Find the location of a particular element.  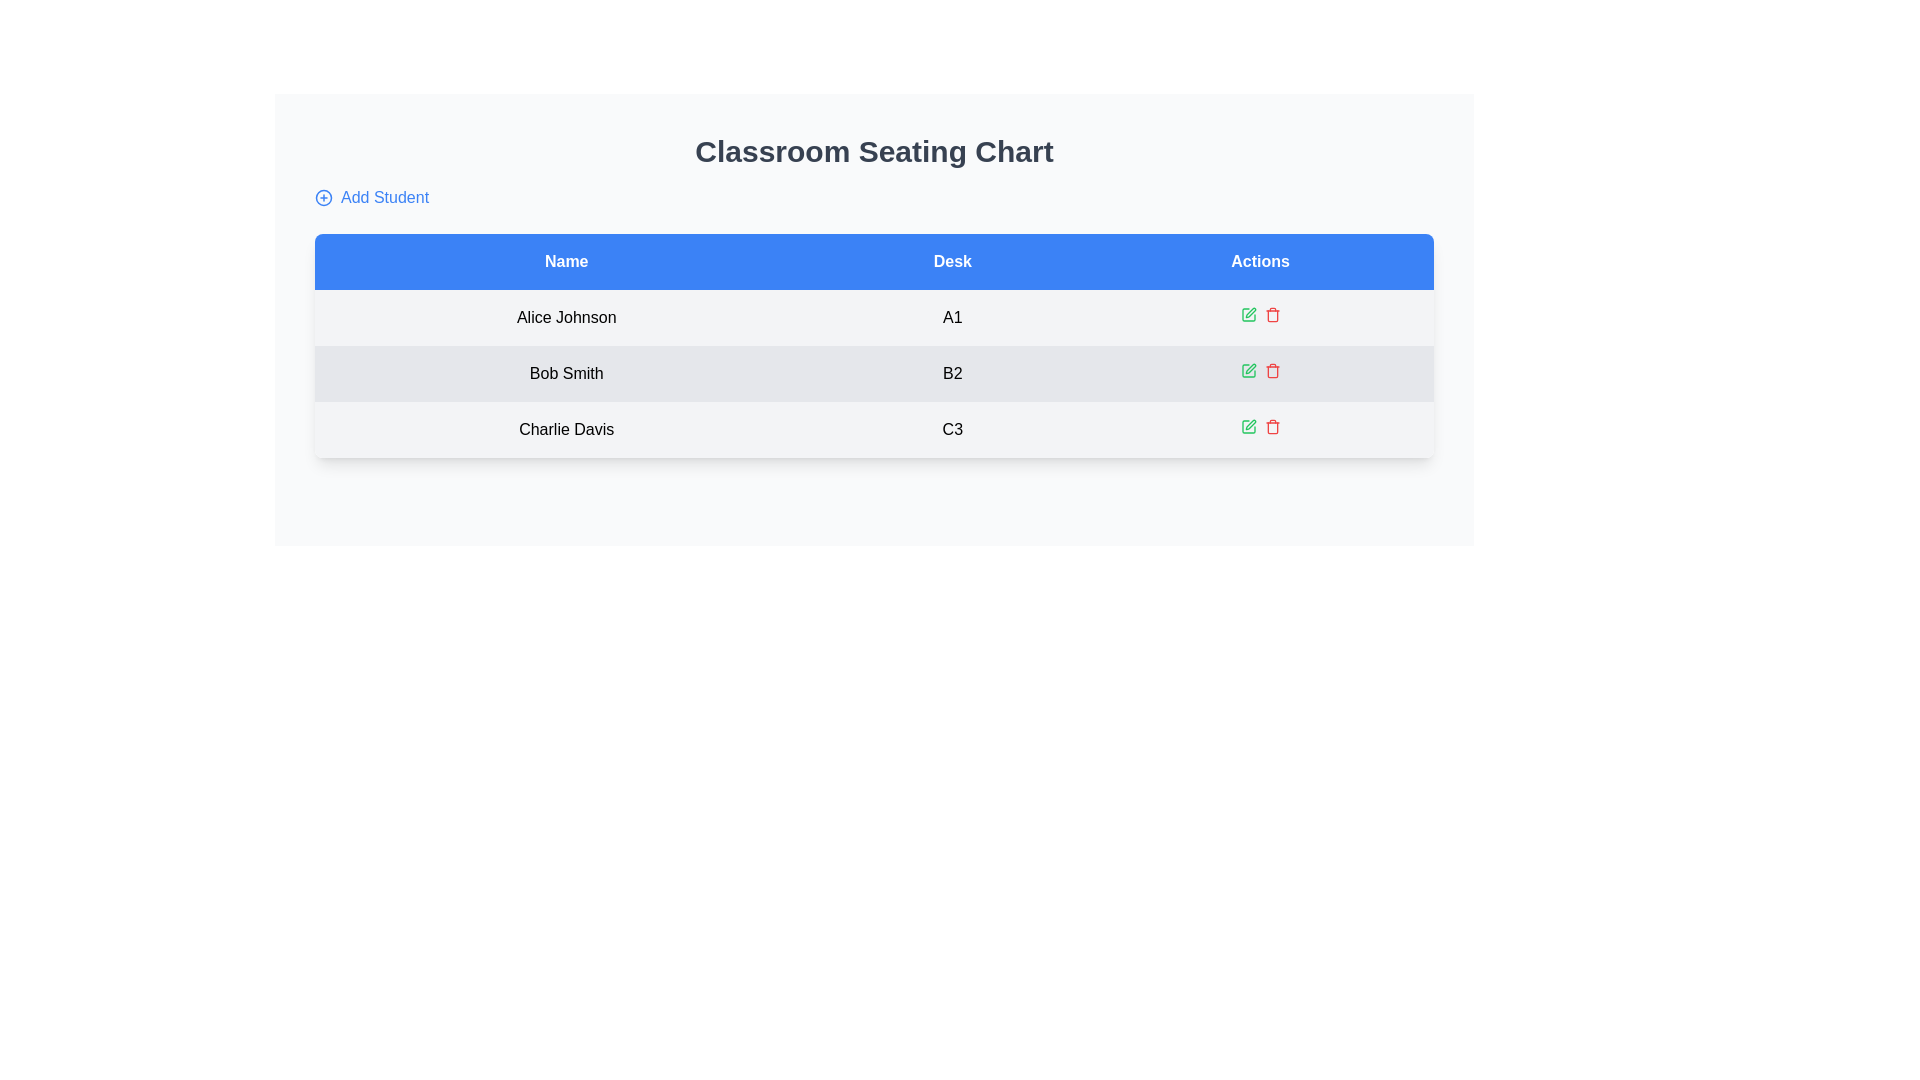

the static text label at the center-top section of the interface, which serves as the title or headline of the page is located at coordinates (874, 150).